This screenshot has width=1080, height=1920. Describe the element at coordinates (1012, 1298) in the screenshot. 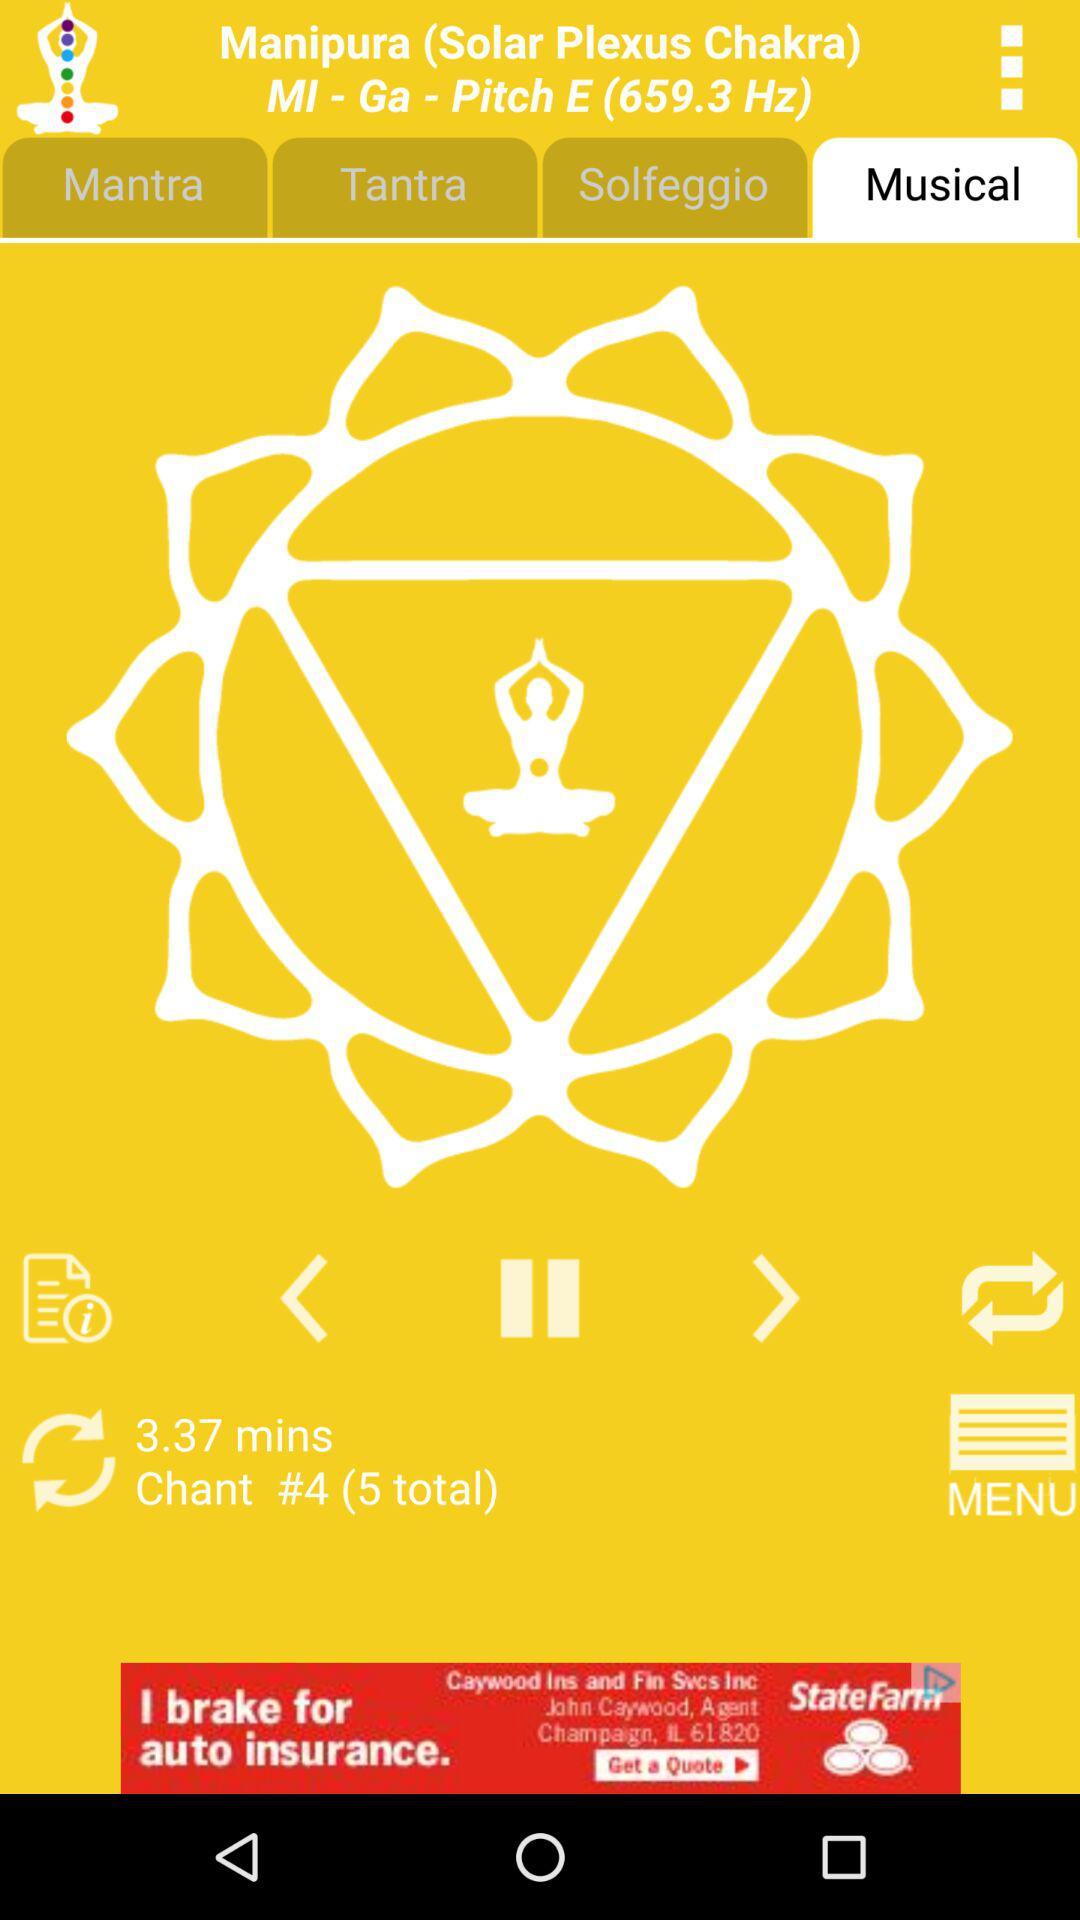

I see `shuffle` at that location.